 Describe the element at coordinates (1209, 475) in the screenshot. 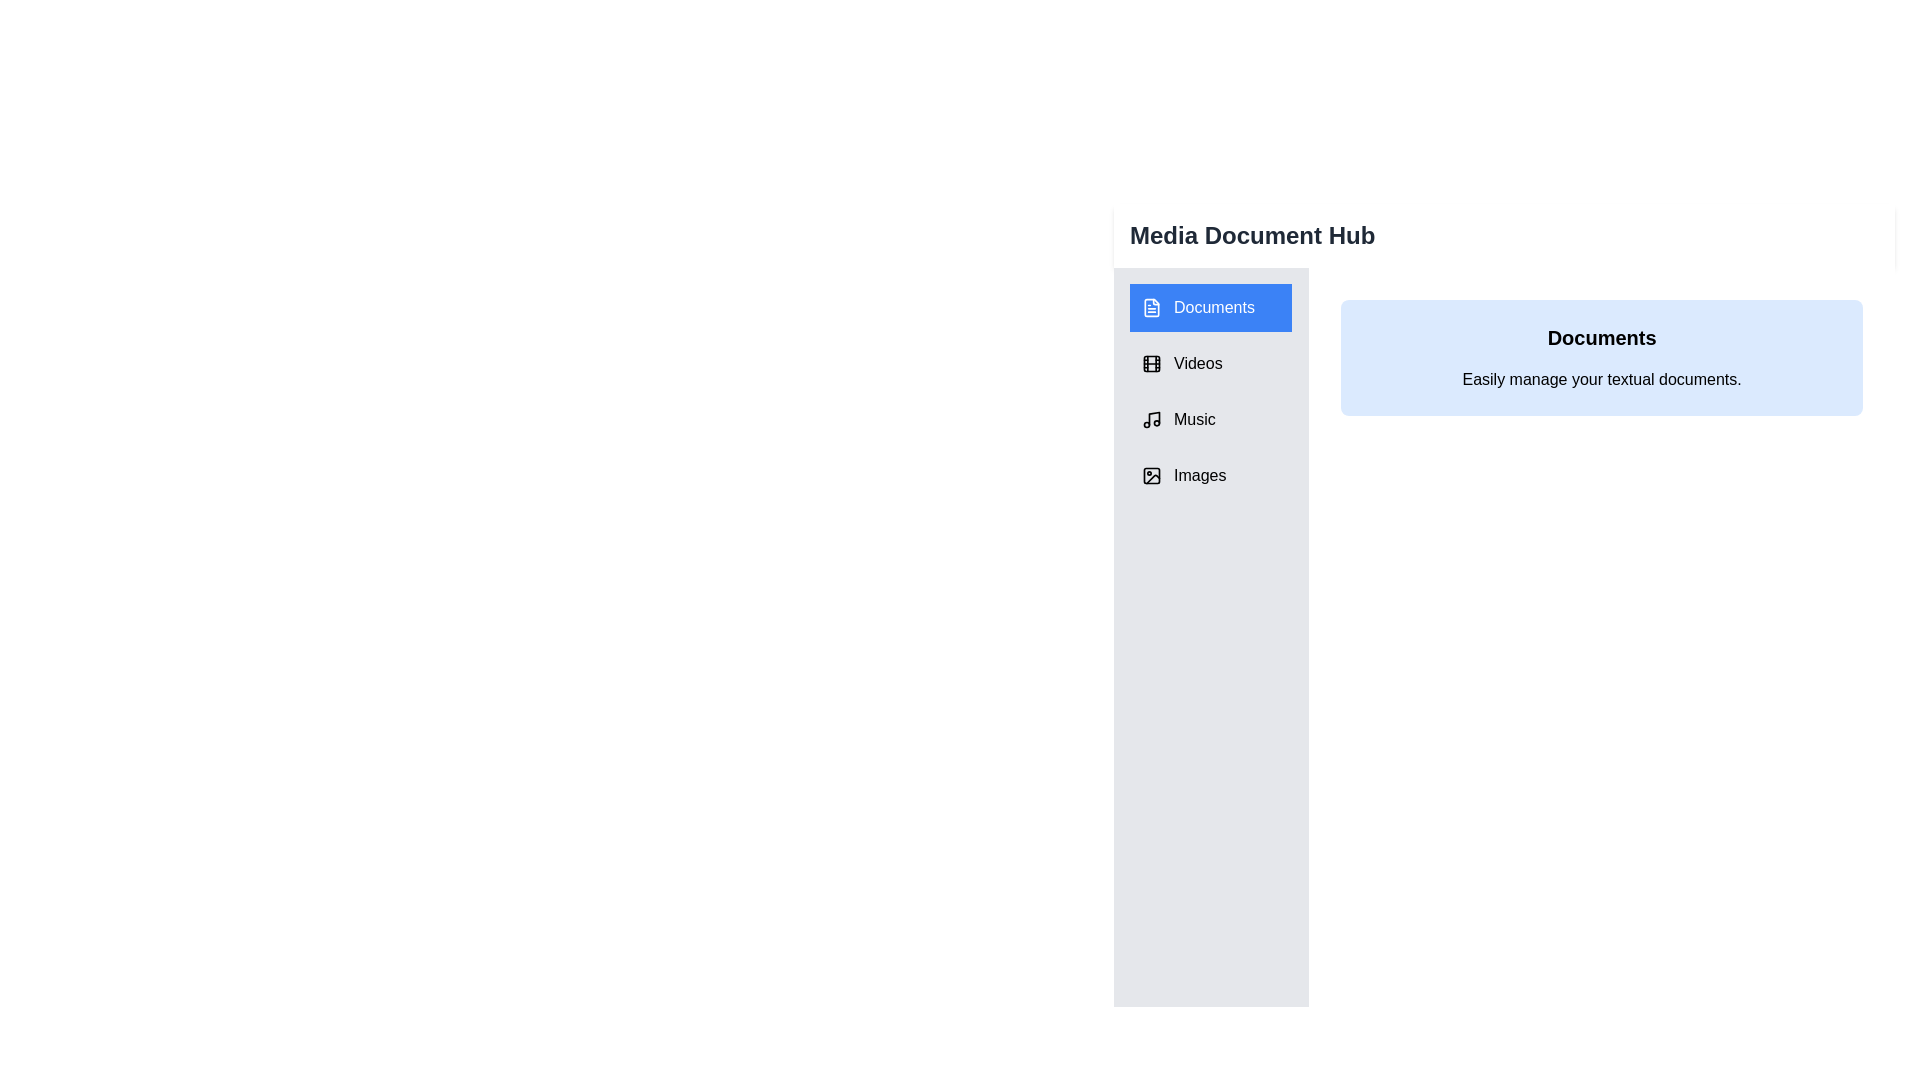

I see `the Images tab to view its content` at that location.